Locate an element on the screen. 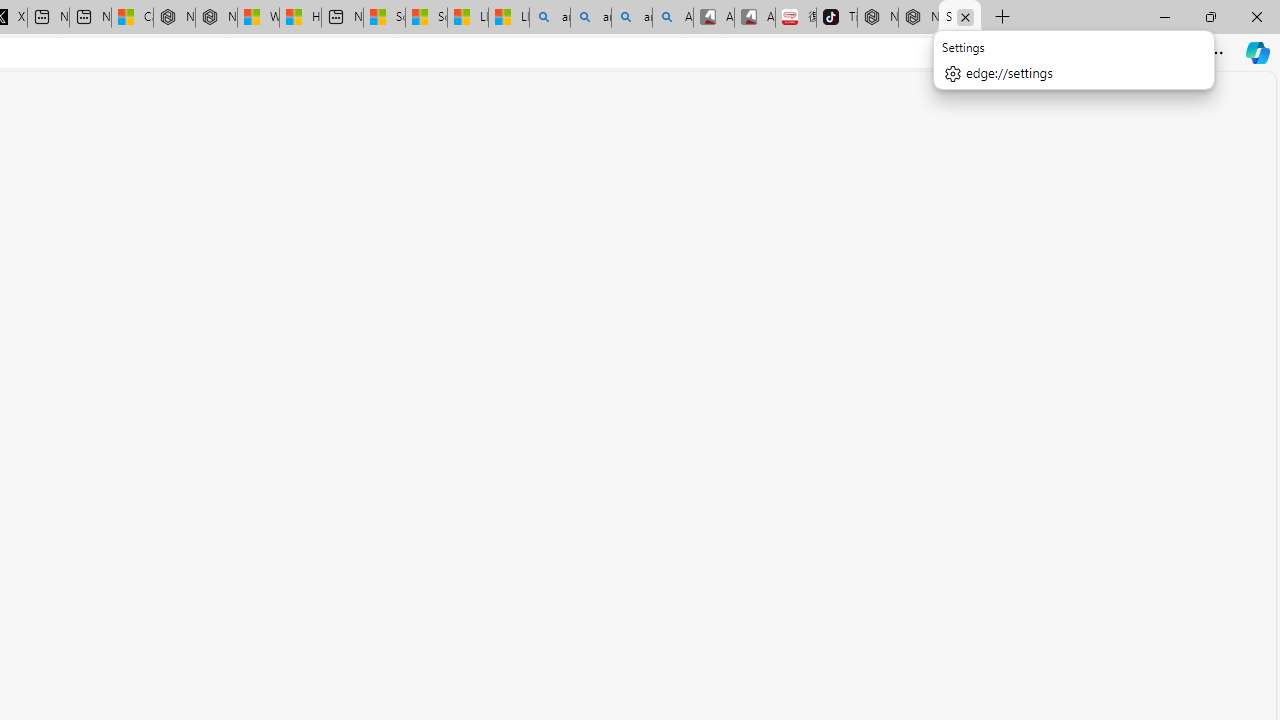  'amazon - Search Images' is located at coordinates (630, 17).